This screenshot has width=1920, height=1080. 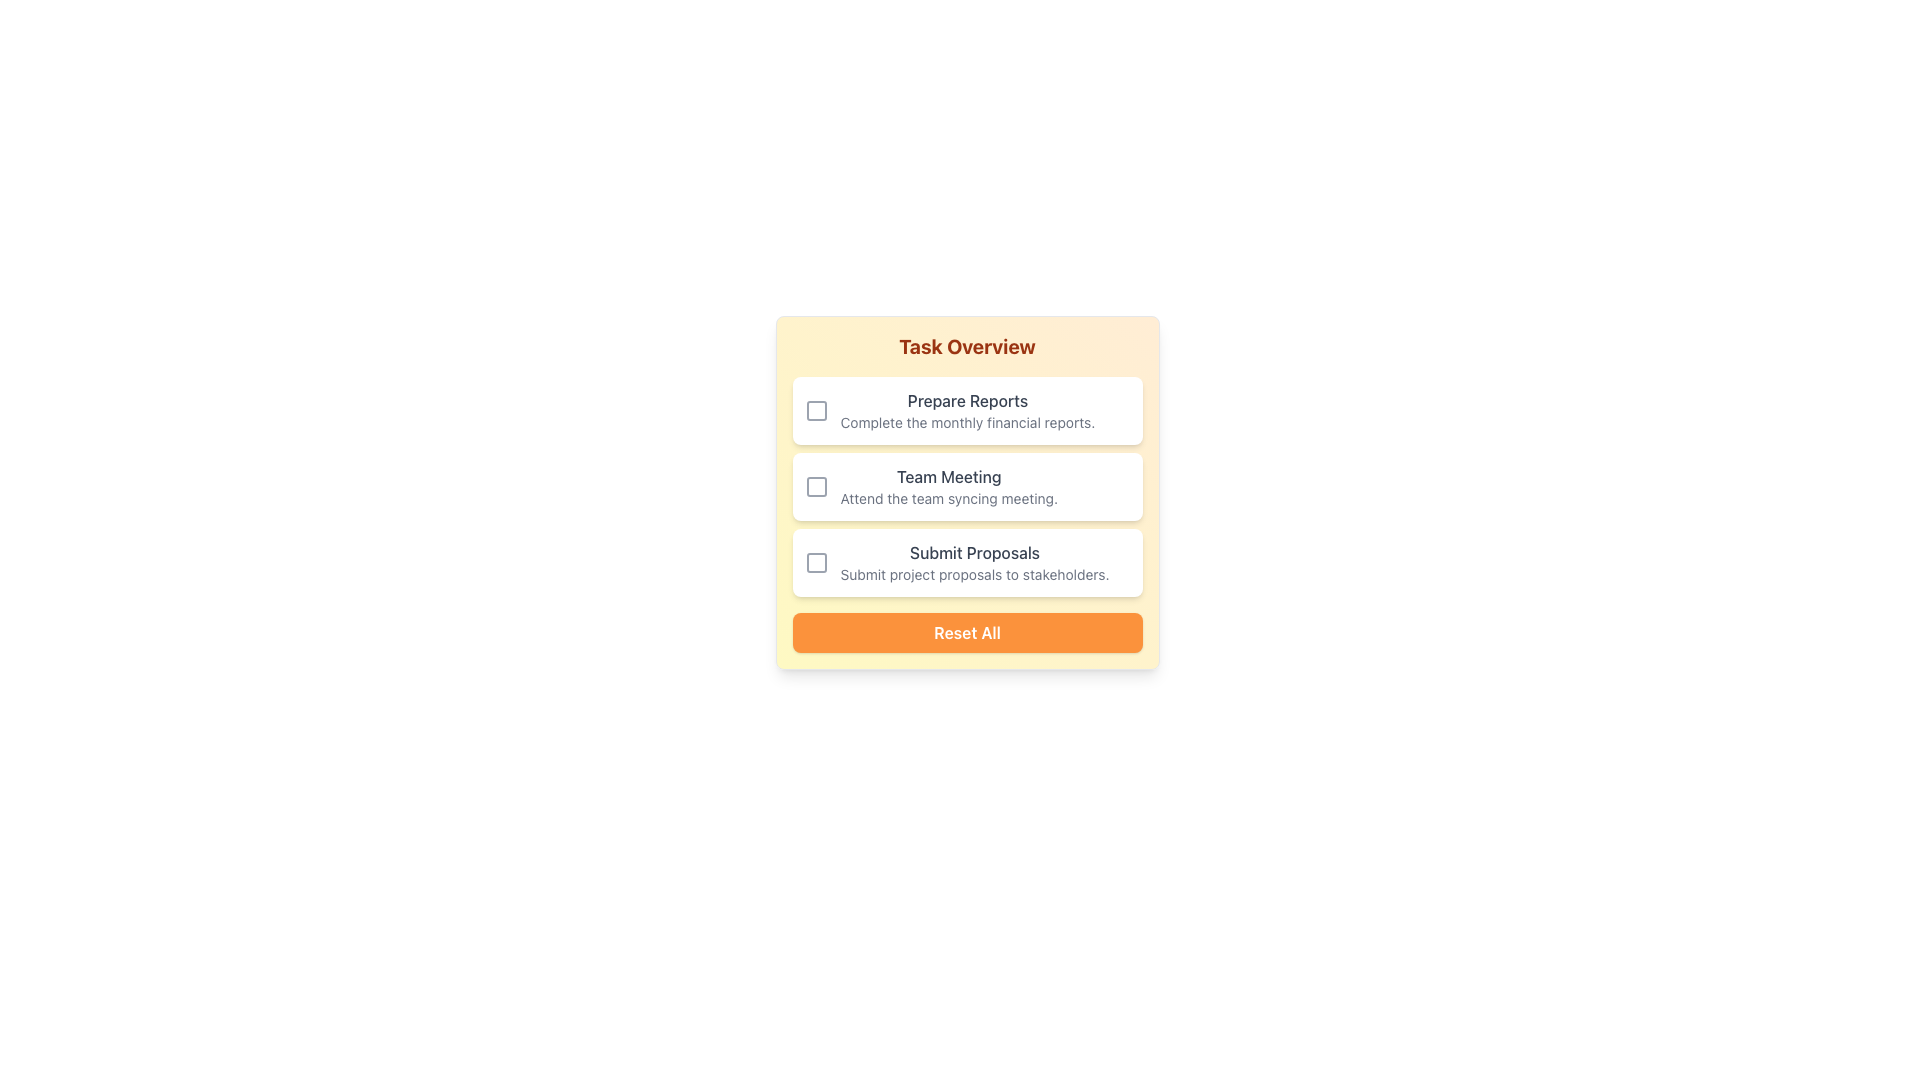 I want to click on the Text Section titled 'Team Meeting' that contains the subtitle 'Attend the team syncing meeting.', so click(x=948, y=486).